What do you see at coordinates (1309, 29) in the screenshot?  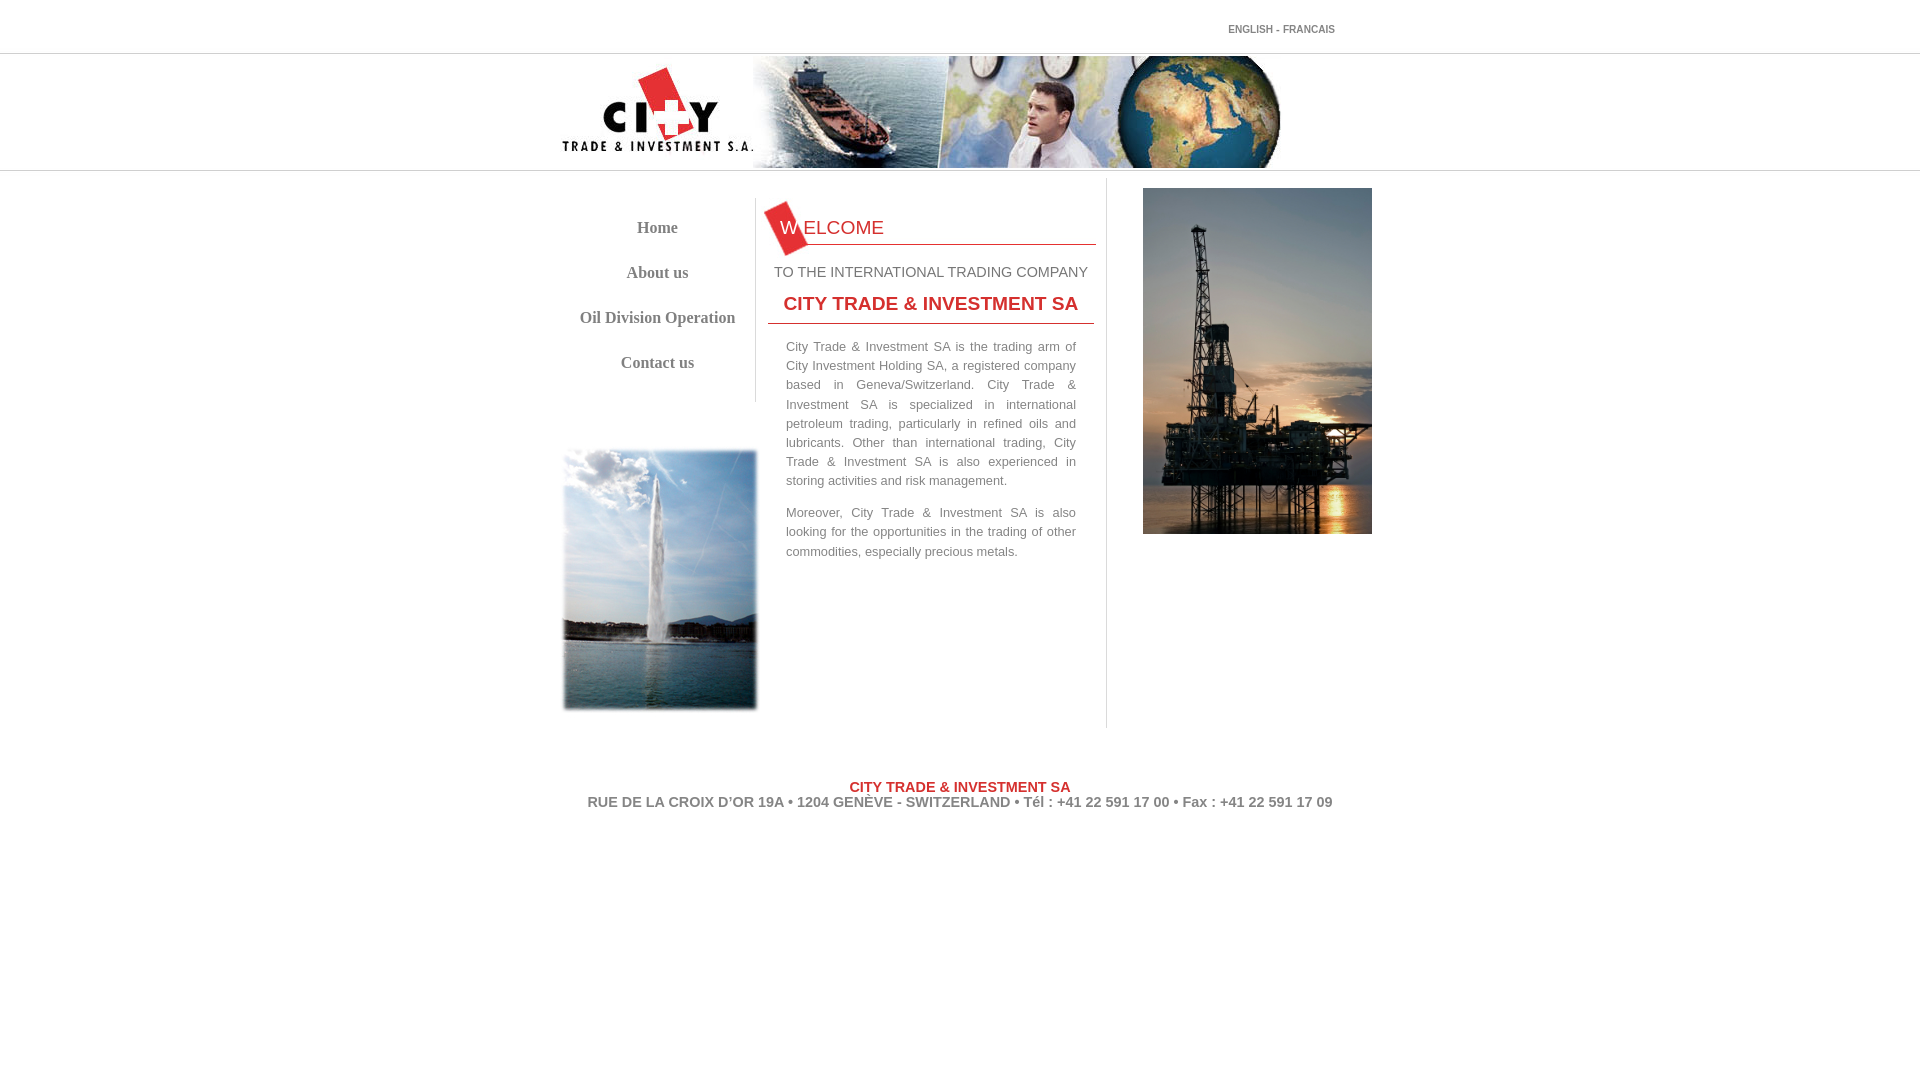 I see `'FRANCAIS'` at bounding box center [1309, 29].